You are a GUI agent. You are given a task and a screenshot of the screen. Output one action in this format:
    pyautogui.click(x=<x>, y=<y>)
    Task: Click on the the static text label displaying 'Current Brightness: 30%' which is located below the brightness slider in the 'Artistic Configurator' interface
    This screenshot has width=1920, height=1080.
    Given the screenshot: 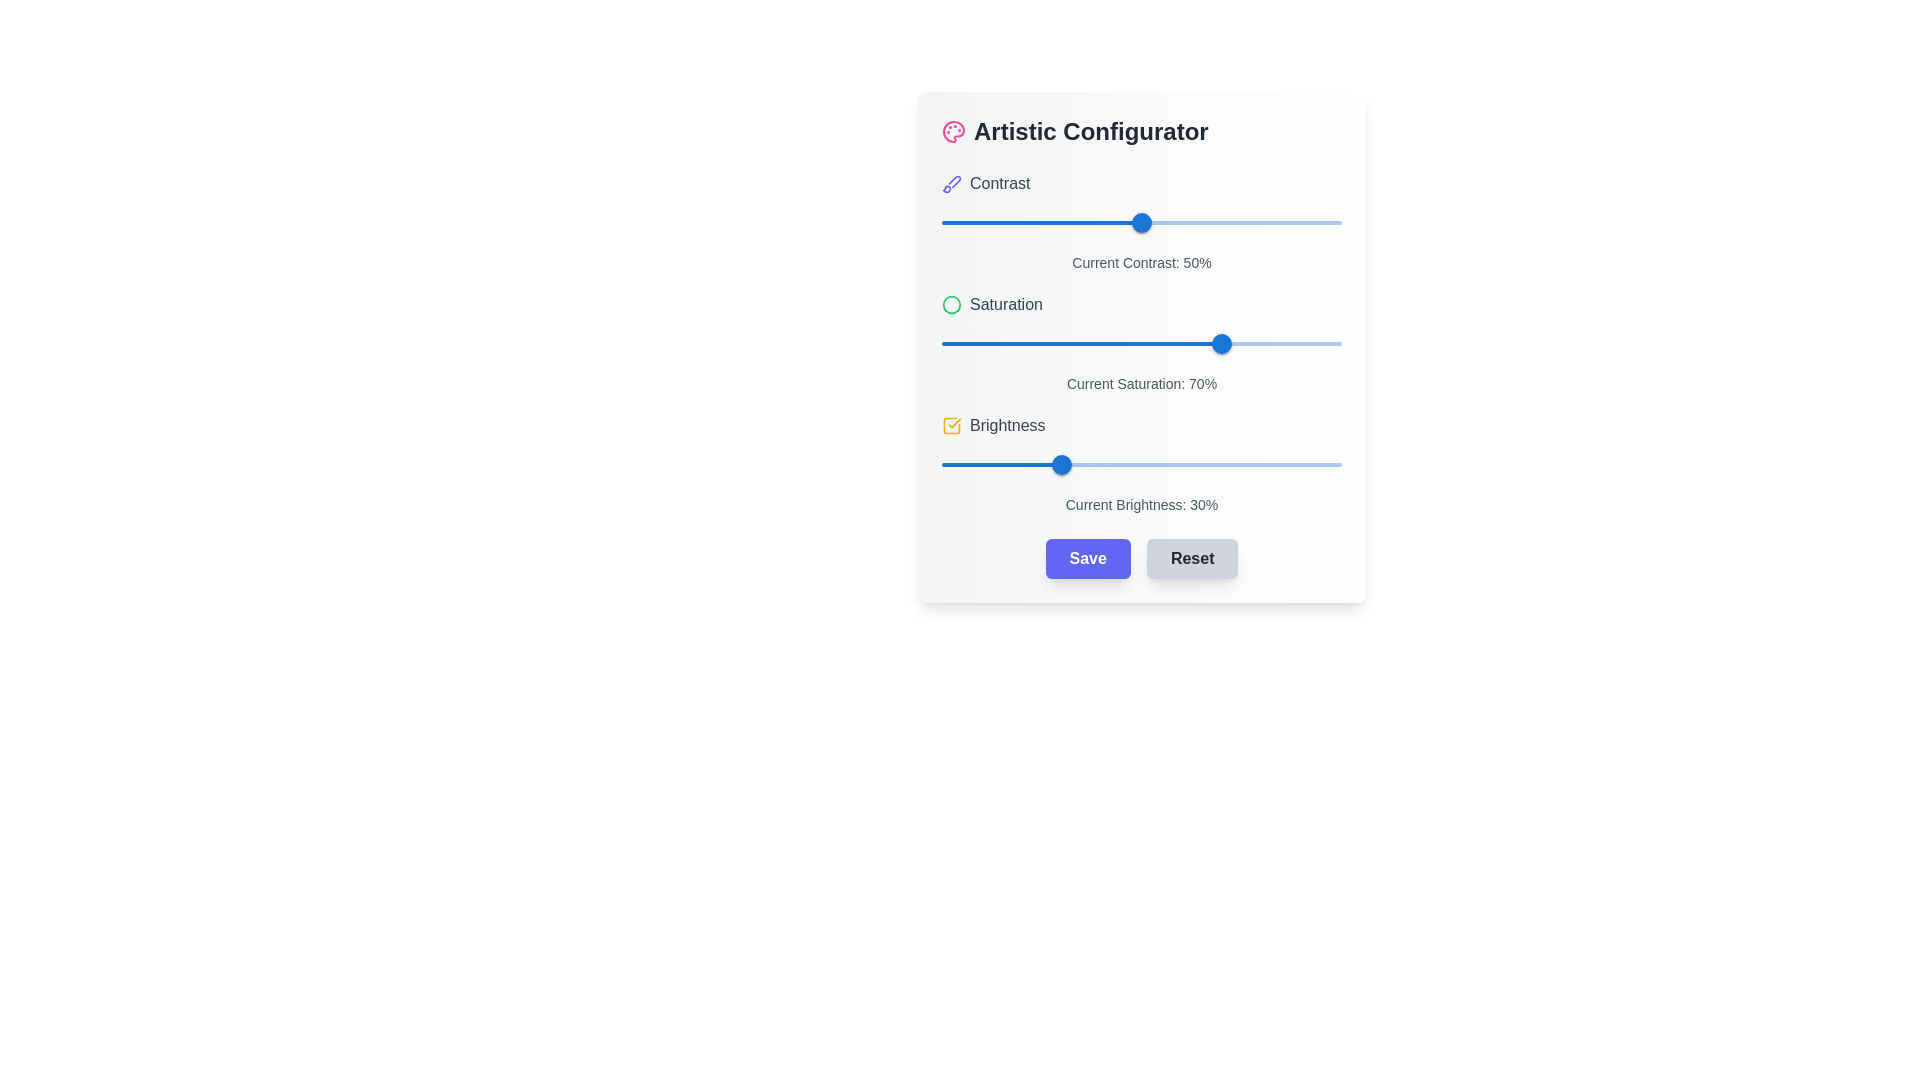 What is the action you would take?
    pyautogui.click(x=1142, y=504)
    